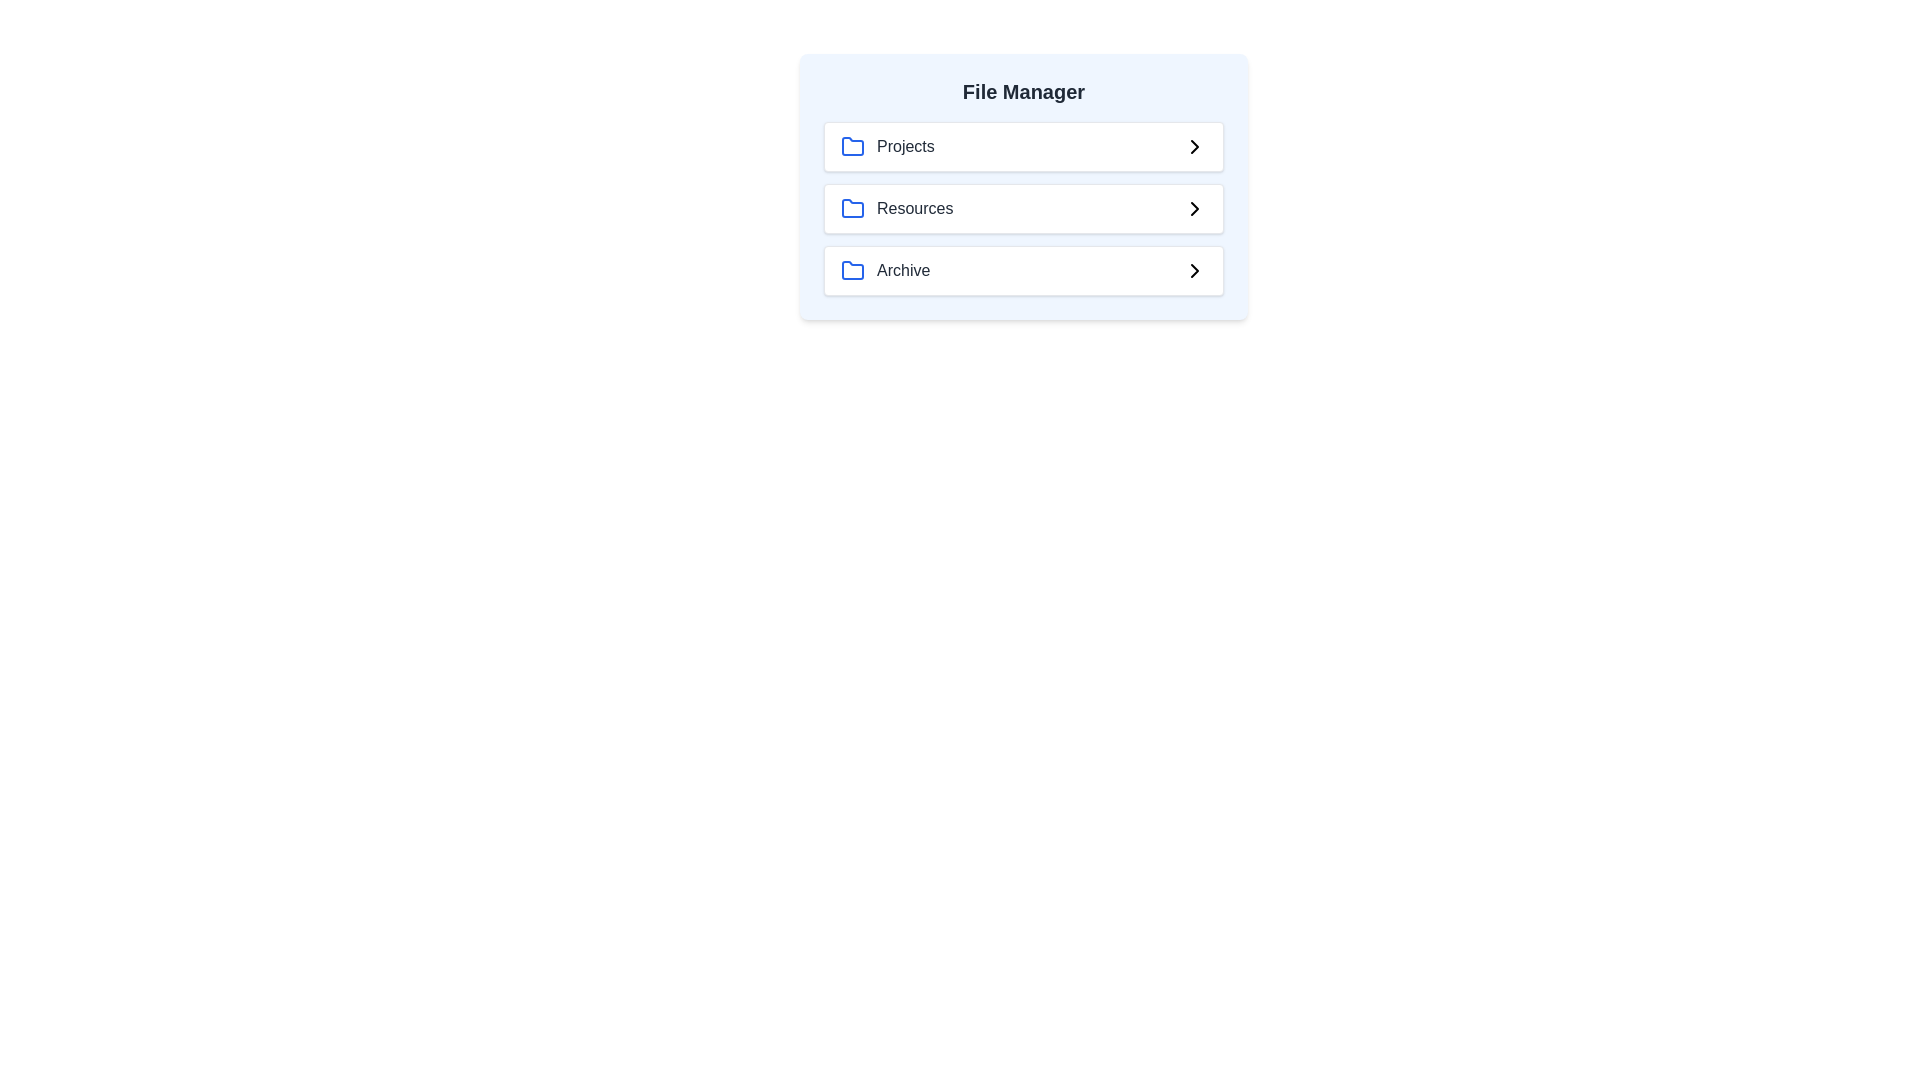  Describe the element at coordinates (1023, 92) in the screenshot. I see `the static text element that serves as the title of the file management interface, positioned at the top-center of the card containing sections labeled 'Projects', 'Resources', and 'Archive'` at that location.